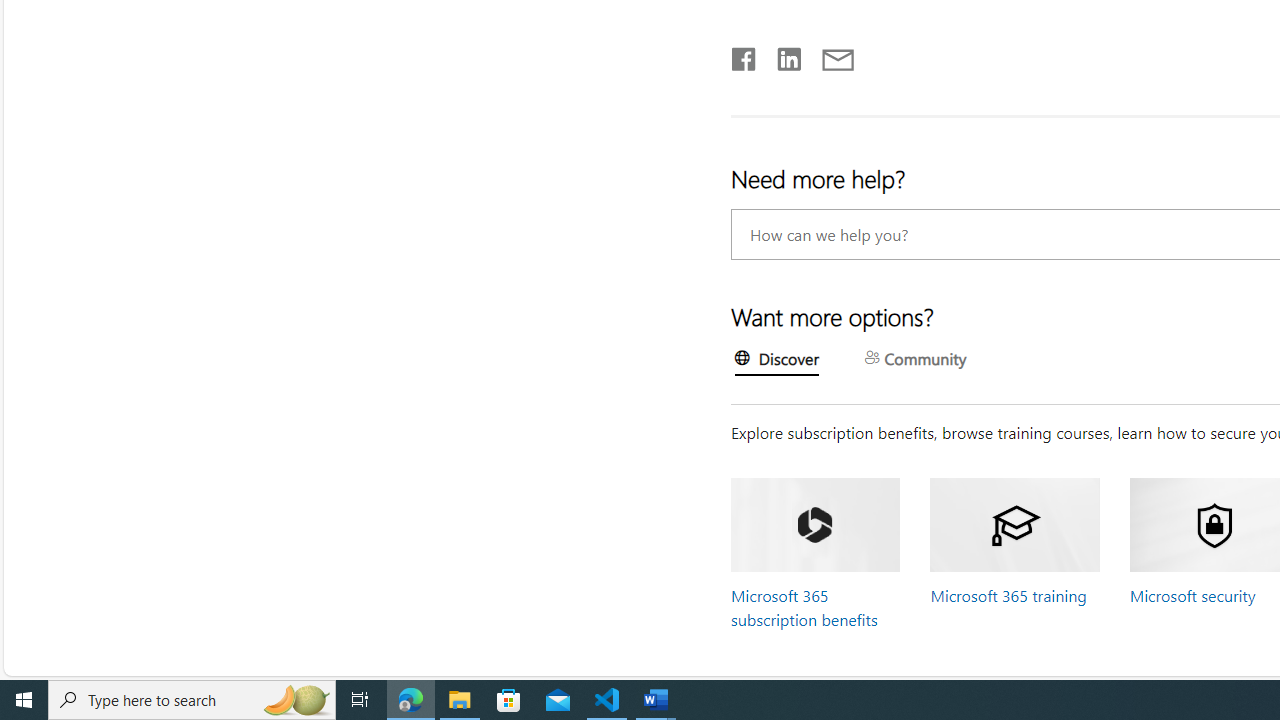 The width and height of the screenshot is (1280, 720). I want to click on 'Facebook', so click(742, 54).